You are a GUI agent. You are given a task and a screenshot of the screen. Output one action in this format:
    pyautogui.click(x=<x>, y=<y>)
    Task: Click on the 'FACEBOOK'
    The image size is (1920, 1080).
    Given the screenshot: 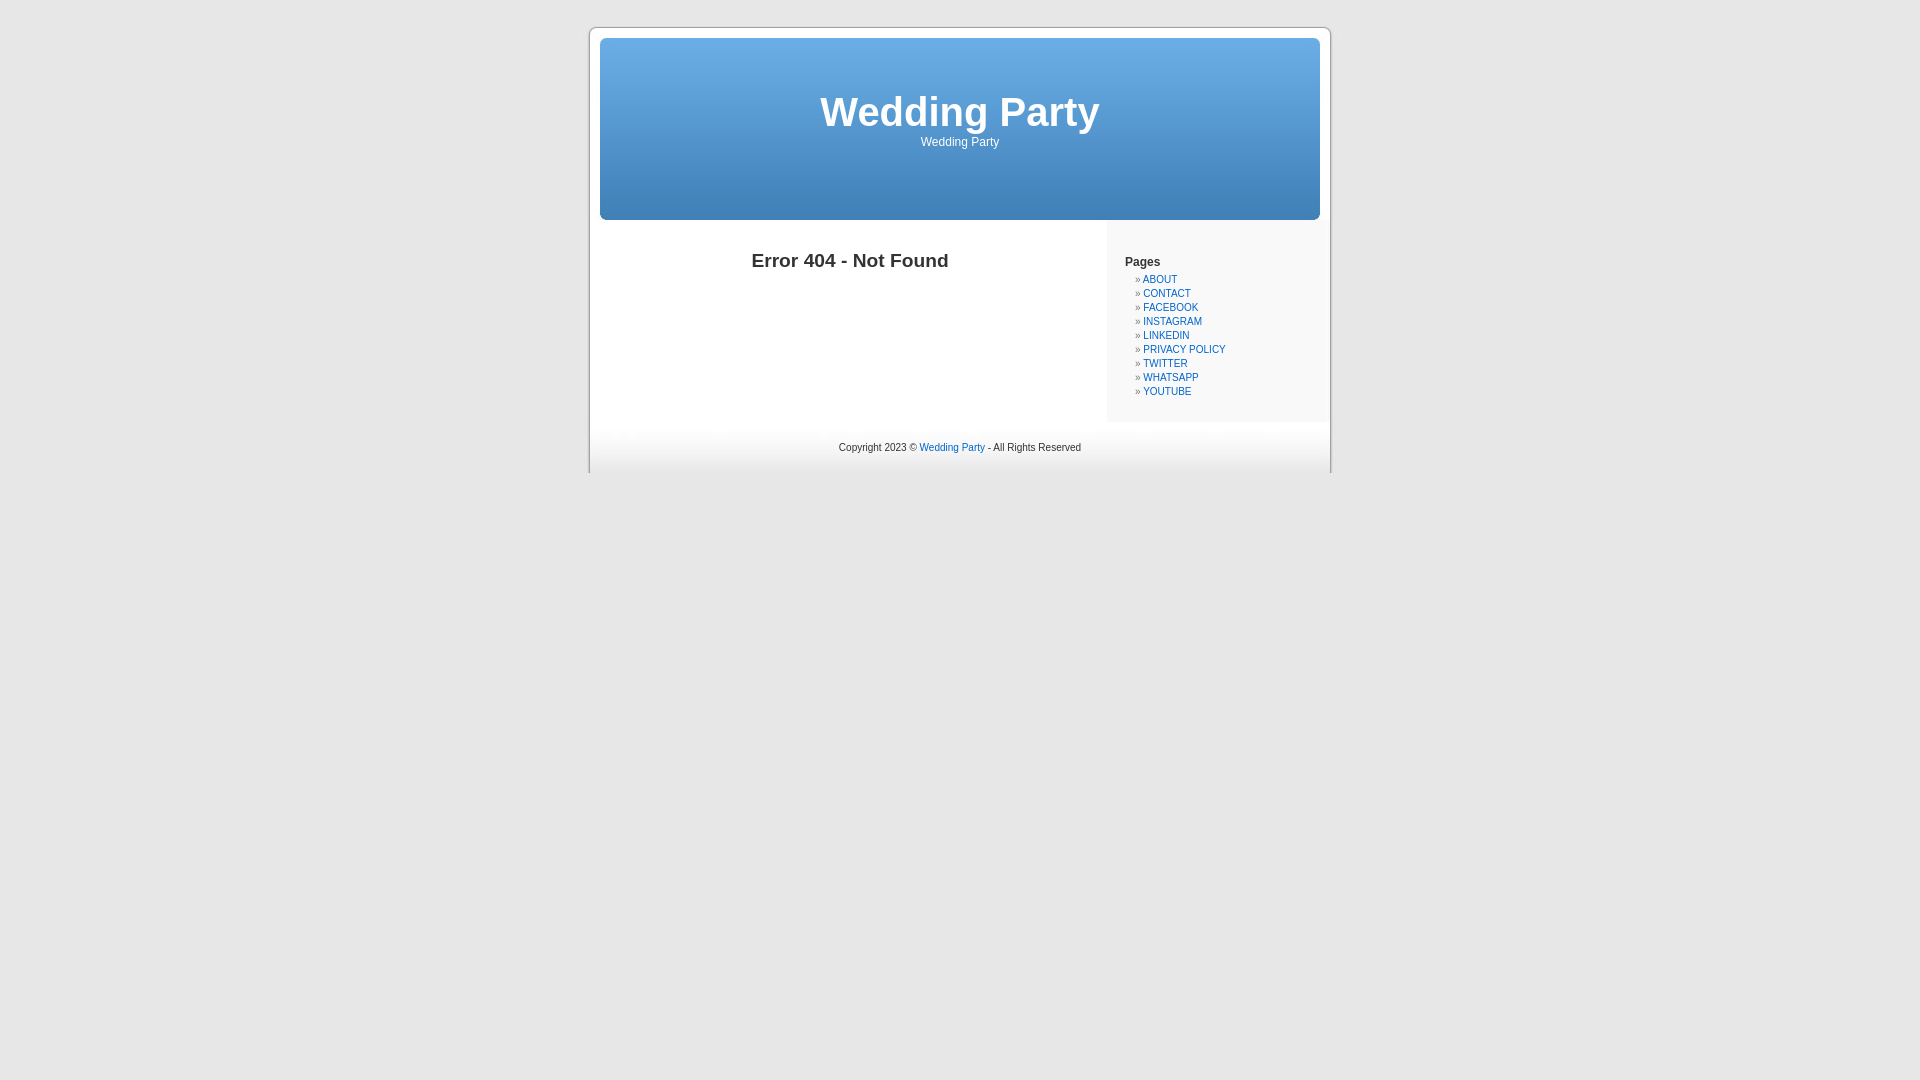 What is the action you would take?
    pyautogui.click(x=1170, y=307)
    